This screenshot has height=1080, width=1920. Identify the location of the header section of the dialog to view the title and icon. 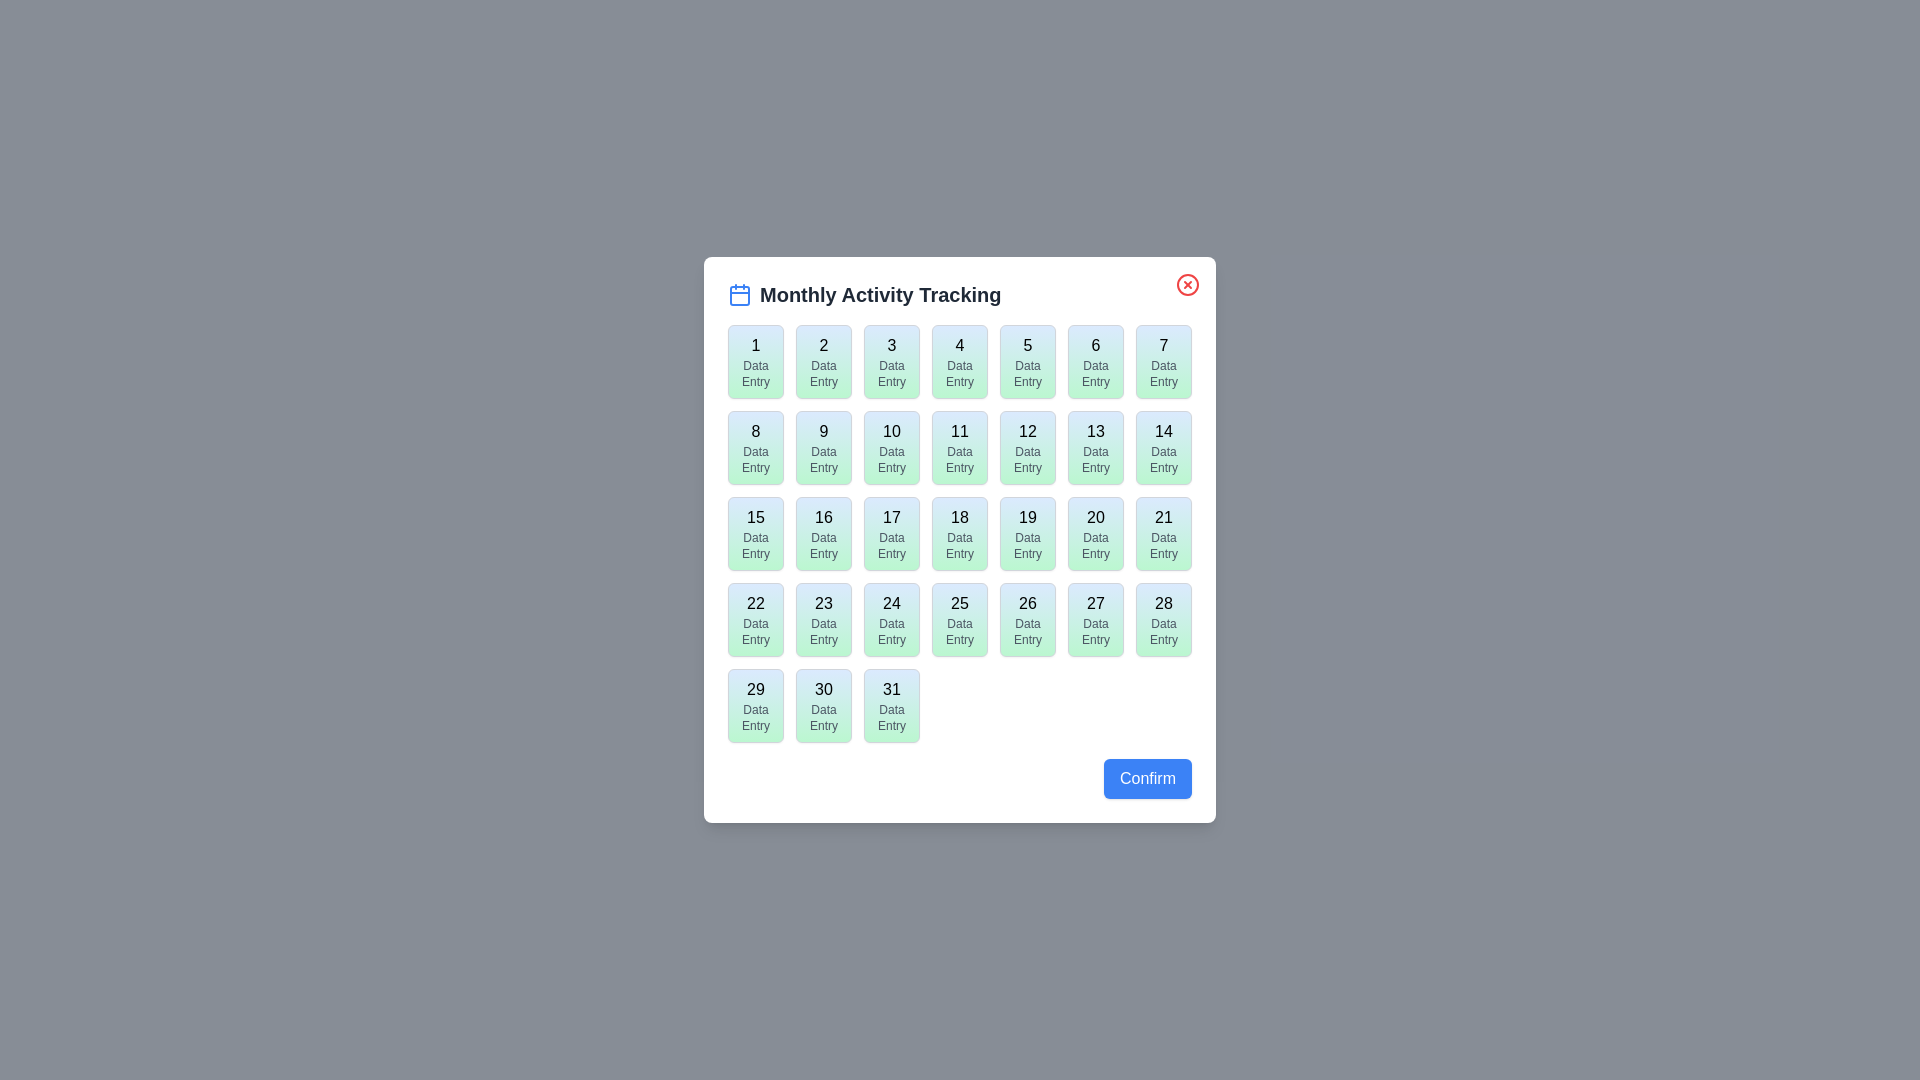
(960, 294).